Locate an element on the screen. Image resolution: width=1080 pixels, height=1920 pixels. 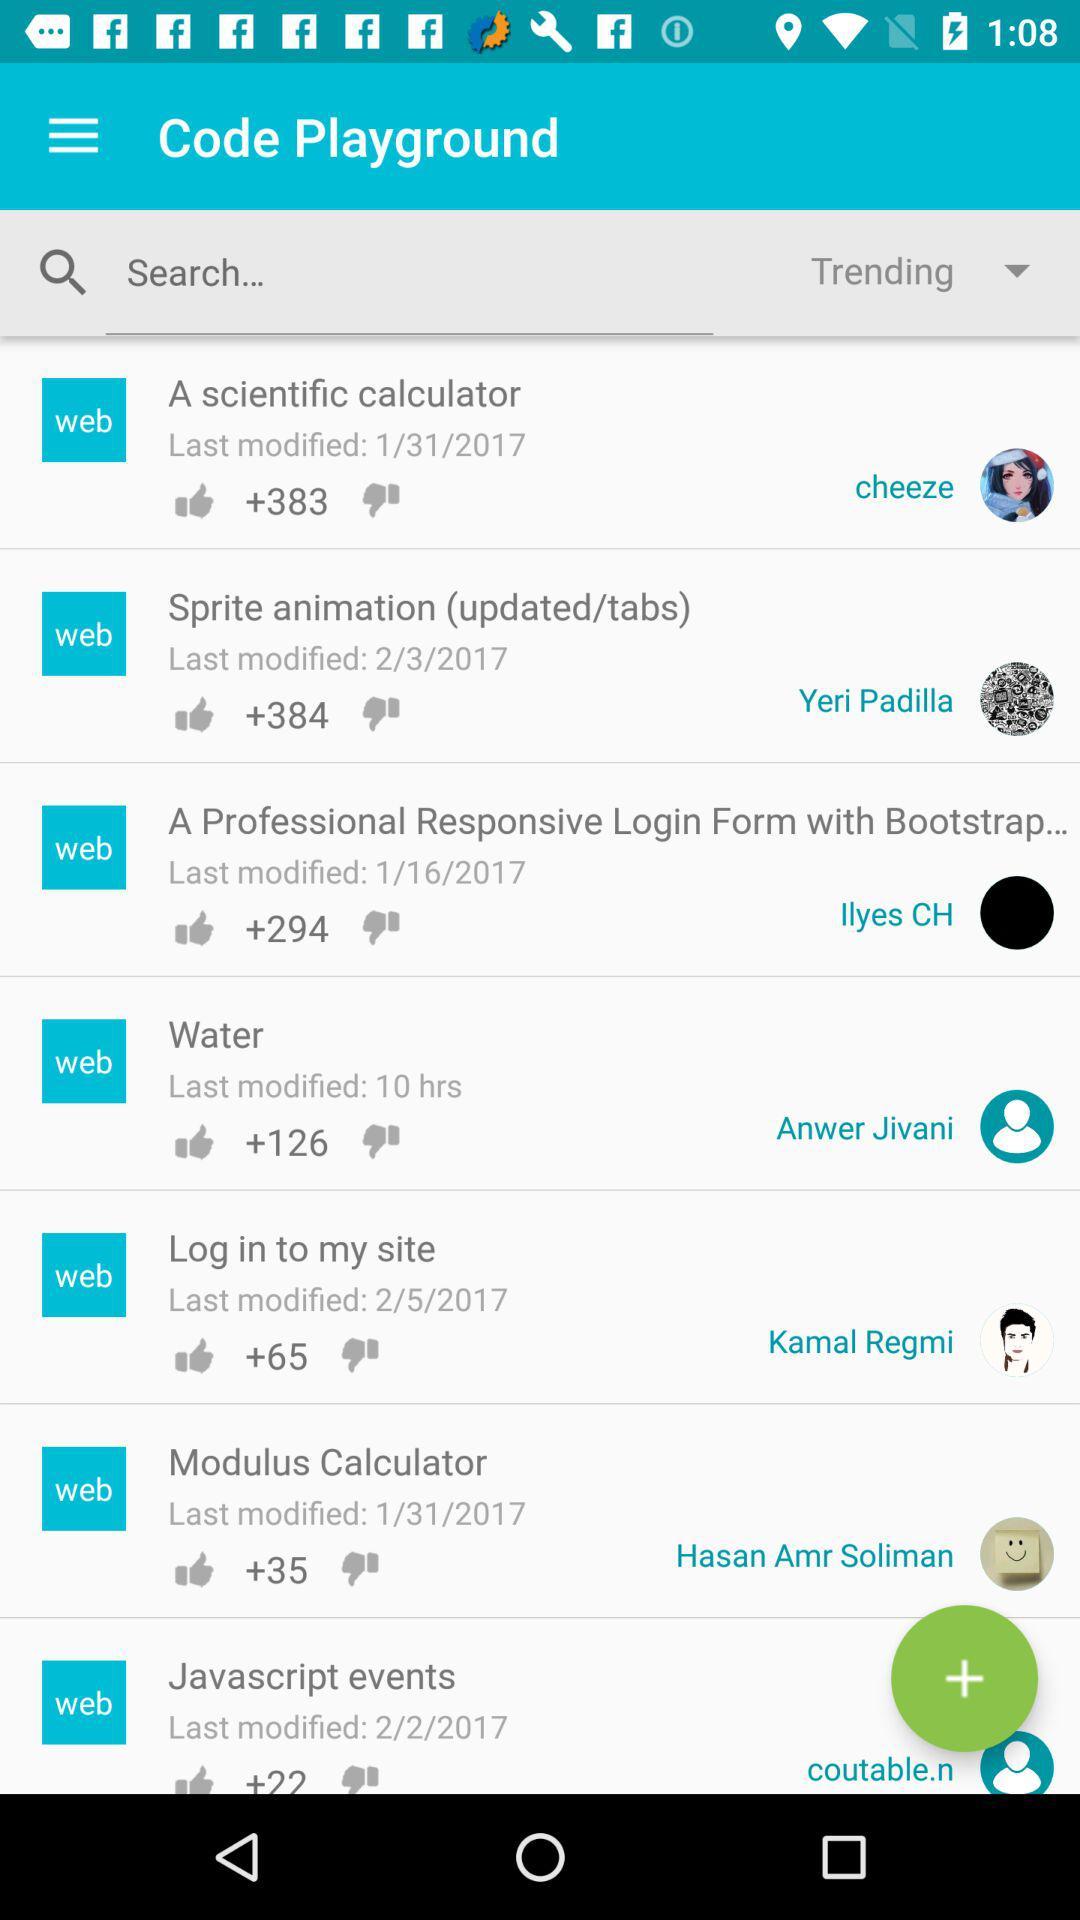
the add icon is located at coordinates (963, 1678).